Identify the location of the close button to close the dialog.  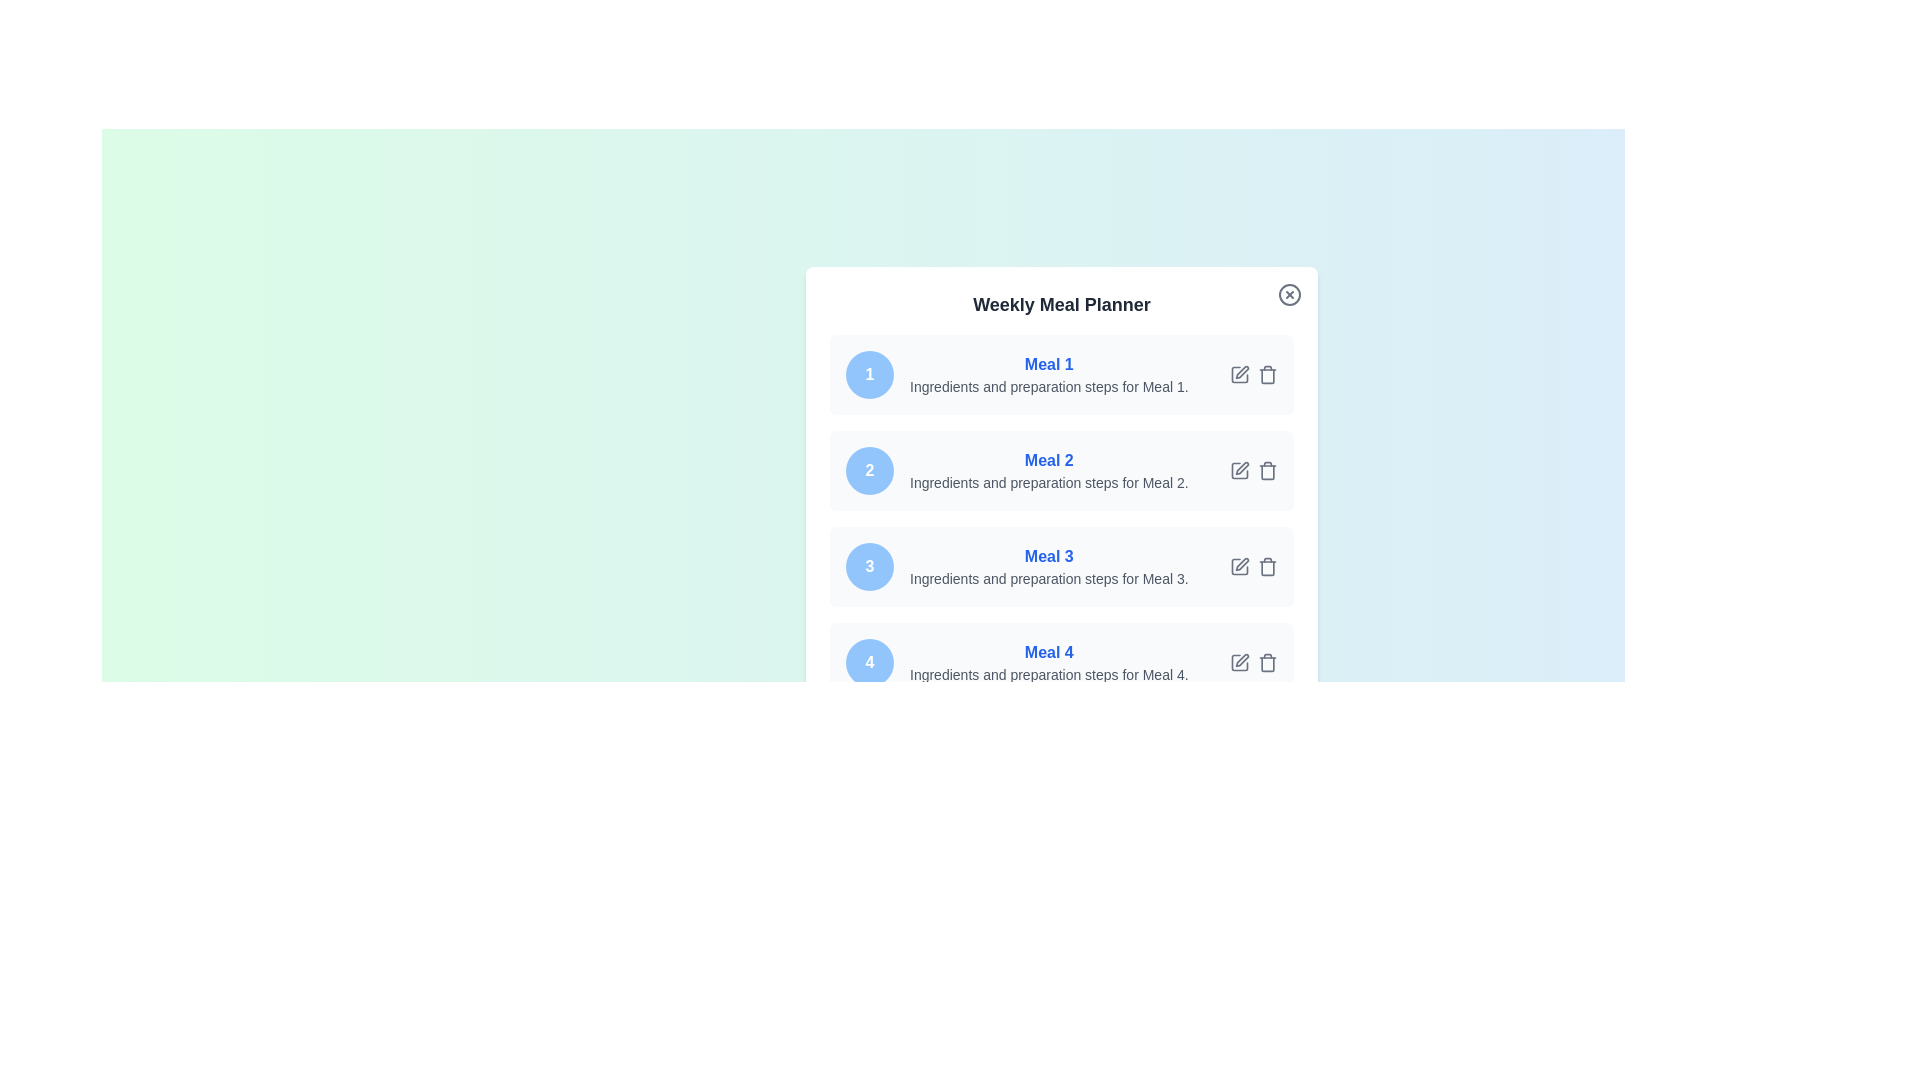
(1290, 294).